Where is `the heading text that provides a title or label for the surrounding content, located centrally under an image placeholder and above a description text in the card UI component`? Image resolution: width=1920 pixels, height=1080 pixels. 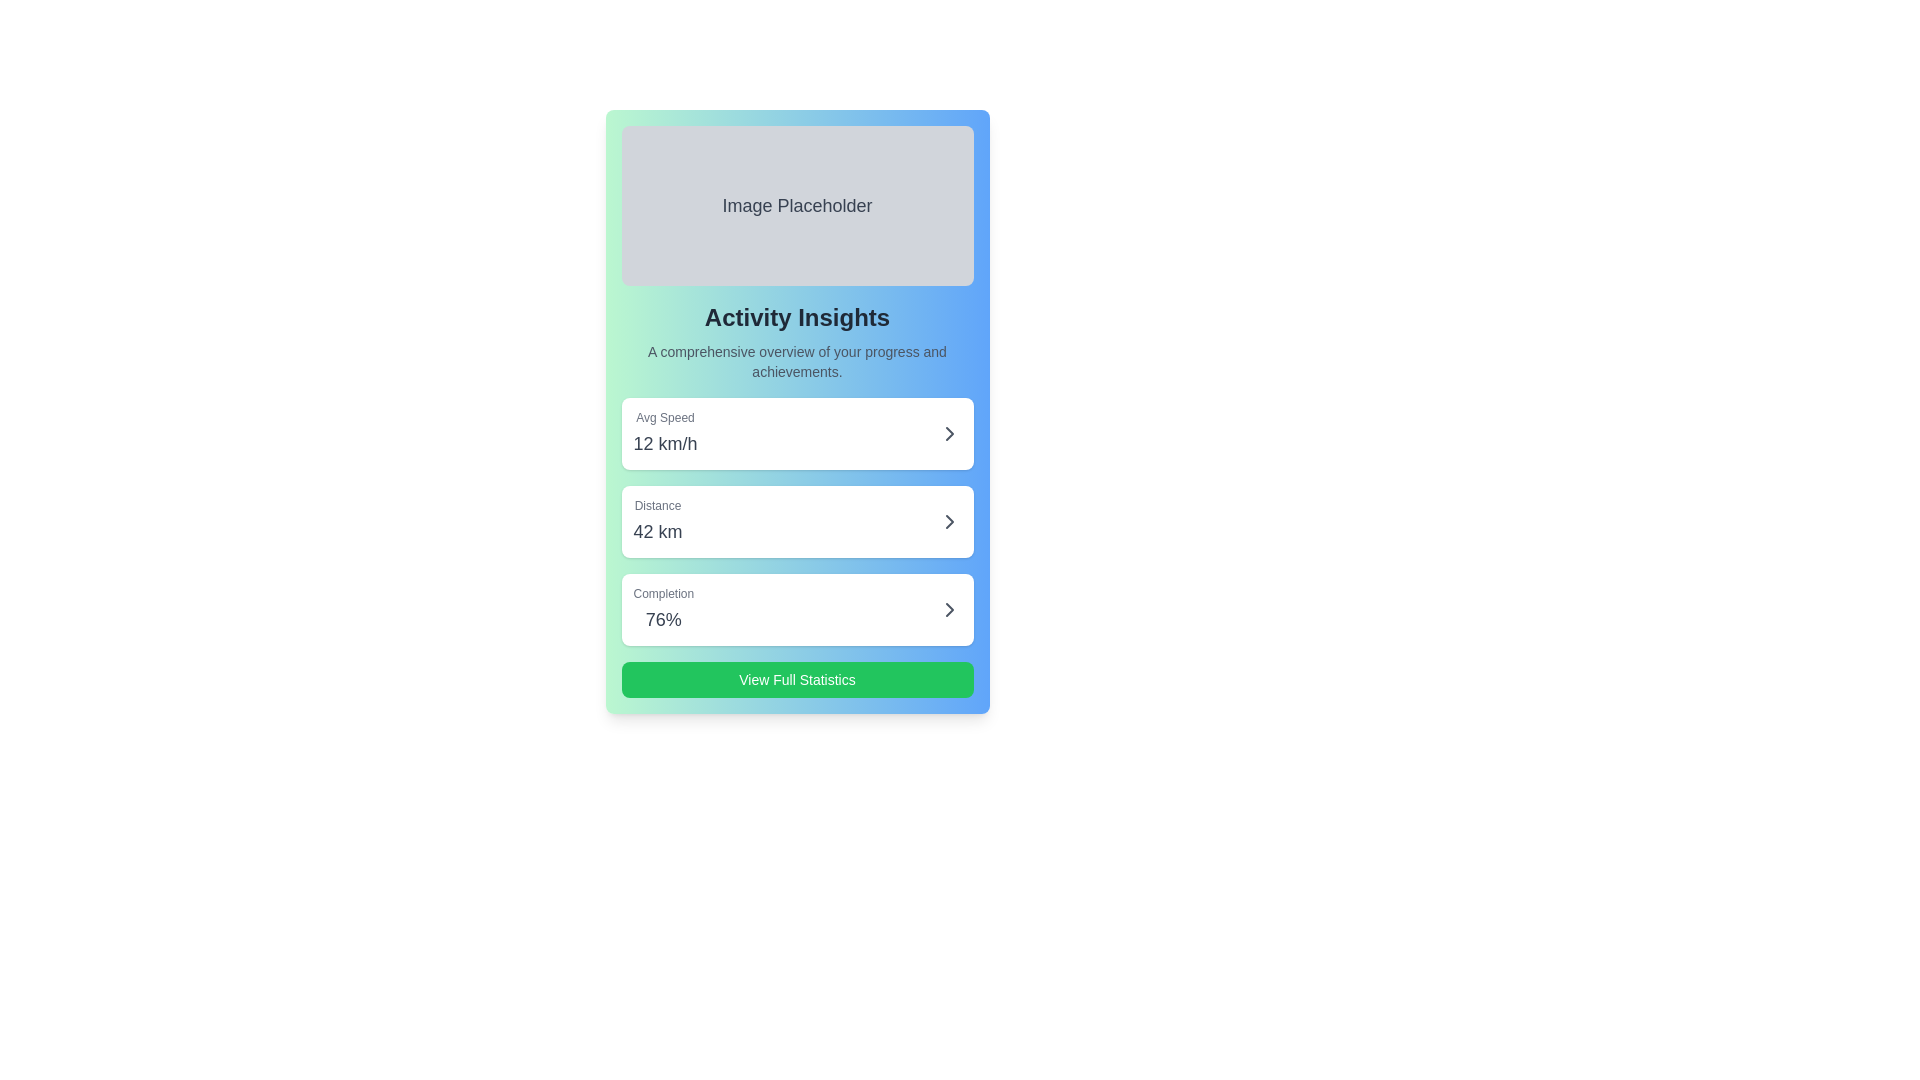
the heading text that provides a title or label for the surrounding content, located centrally under an image placeholder and above a description text in the card UI component is located at coordinates (796, 316).